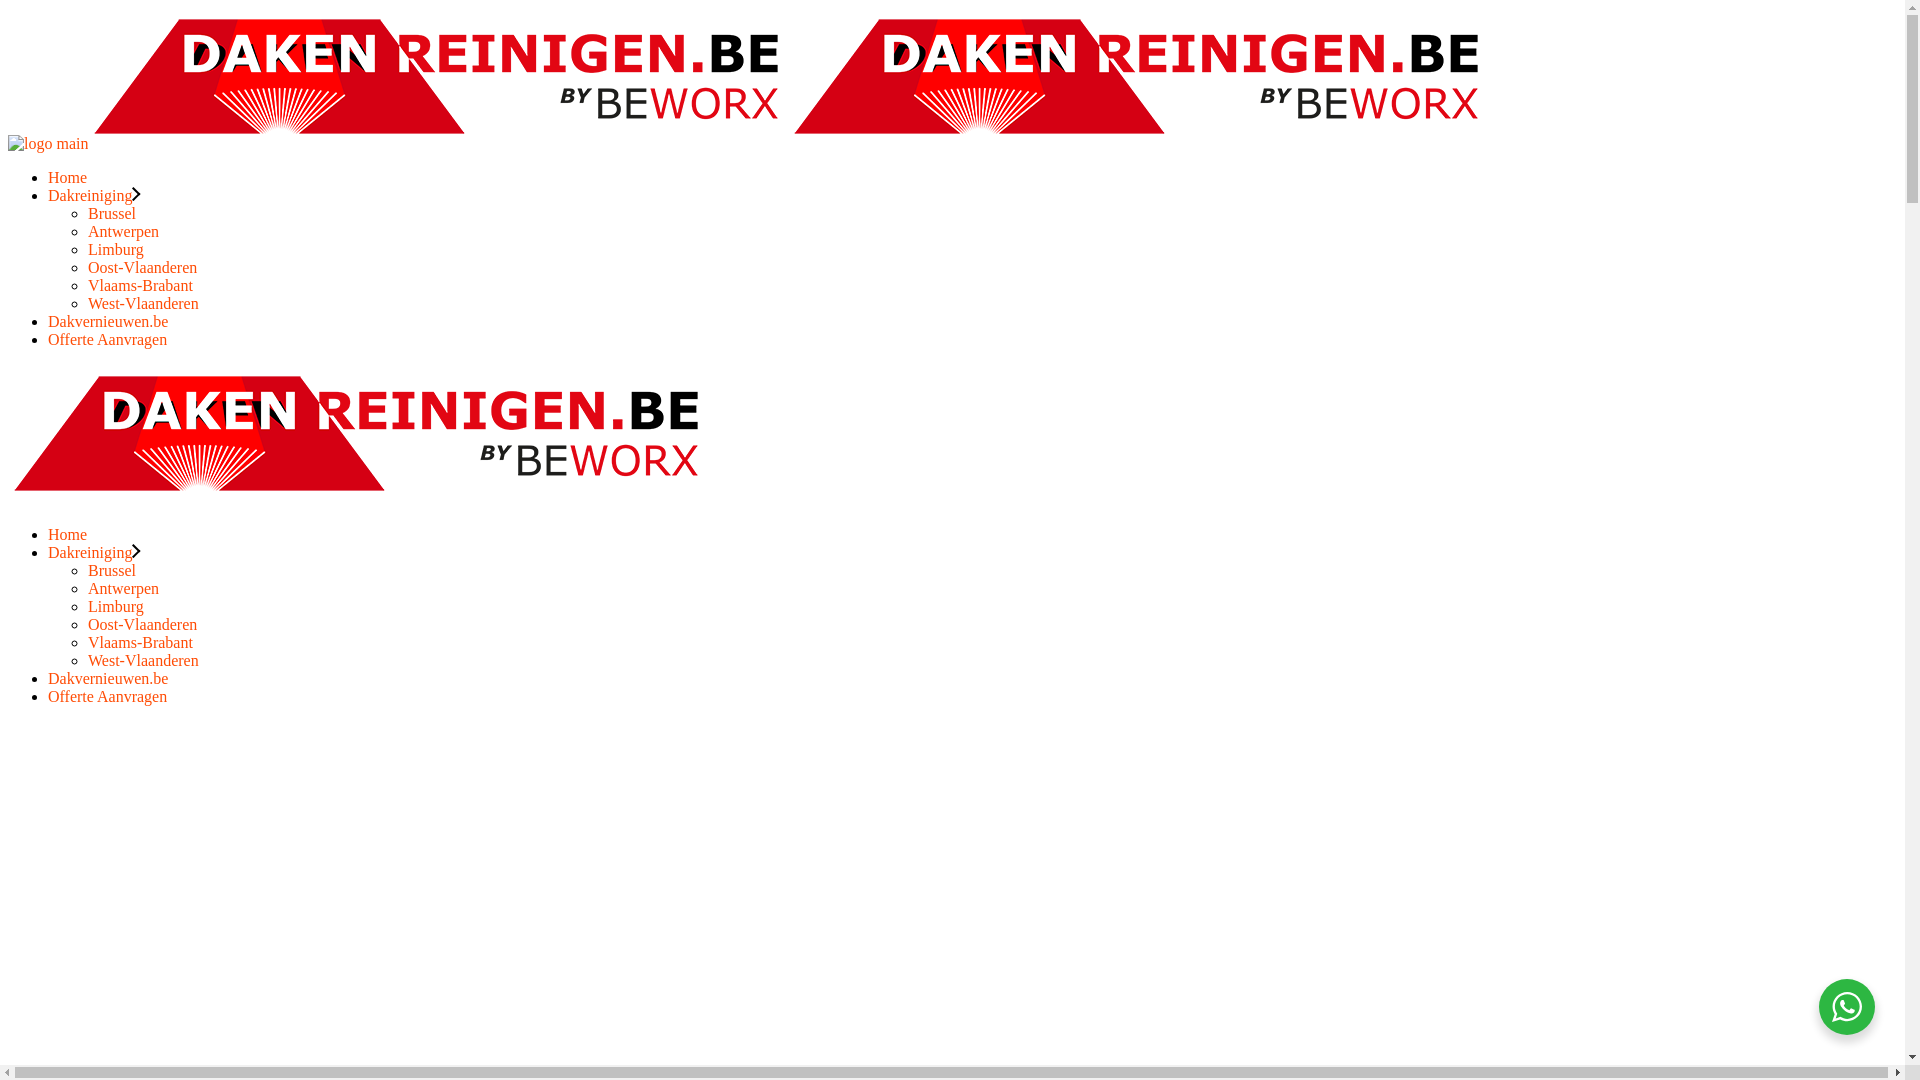  I want to click on 'Brussel', so click(110, 213).